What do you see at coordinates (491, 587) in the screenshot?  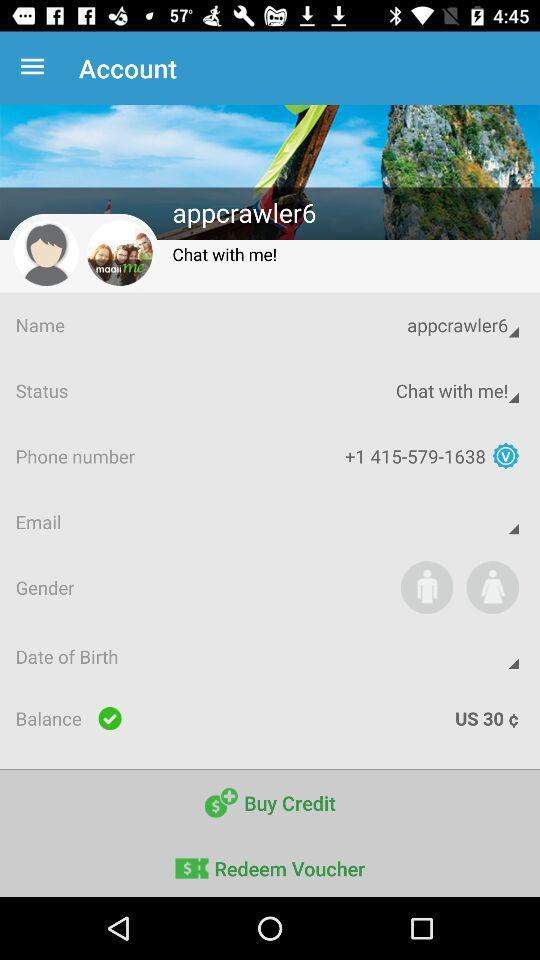 I see `icon above date of birth icon` at bounding box center [491, 587].